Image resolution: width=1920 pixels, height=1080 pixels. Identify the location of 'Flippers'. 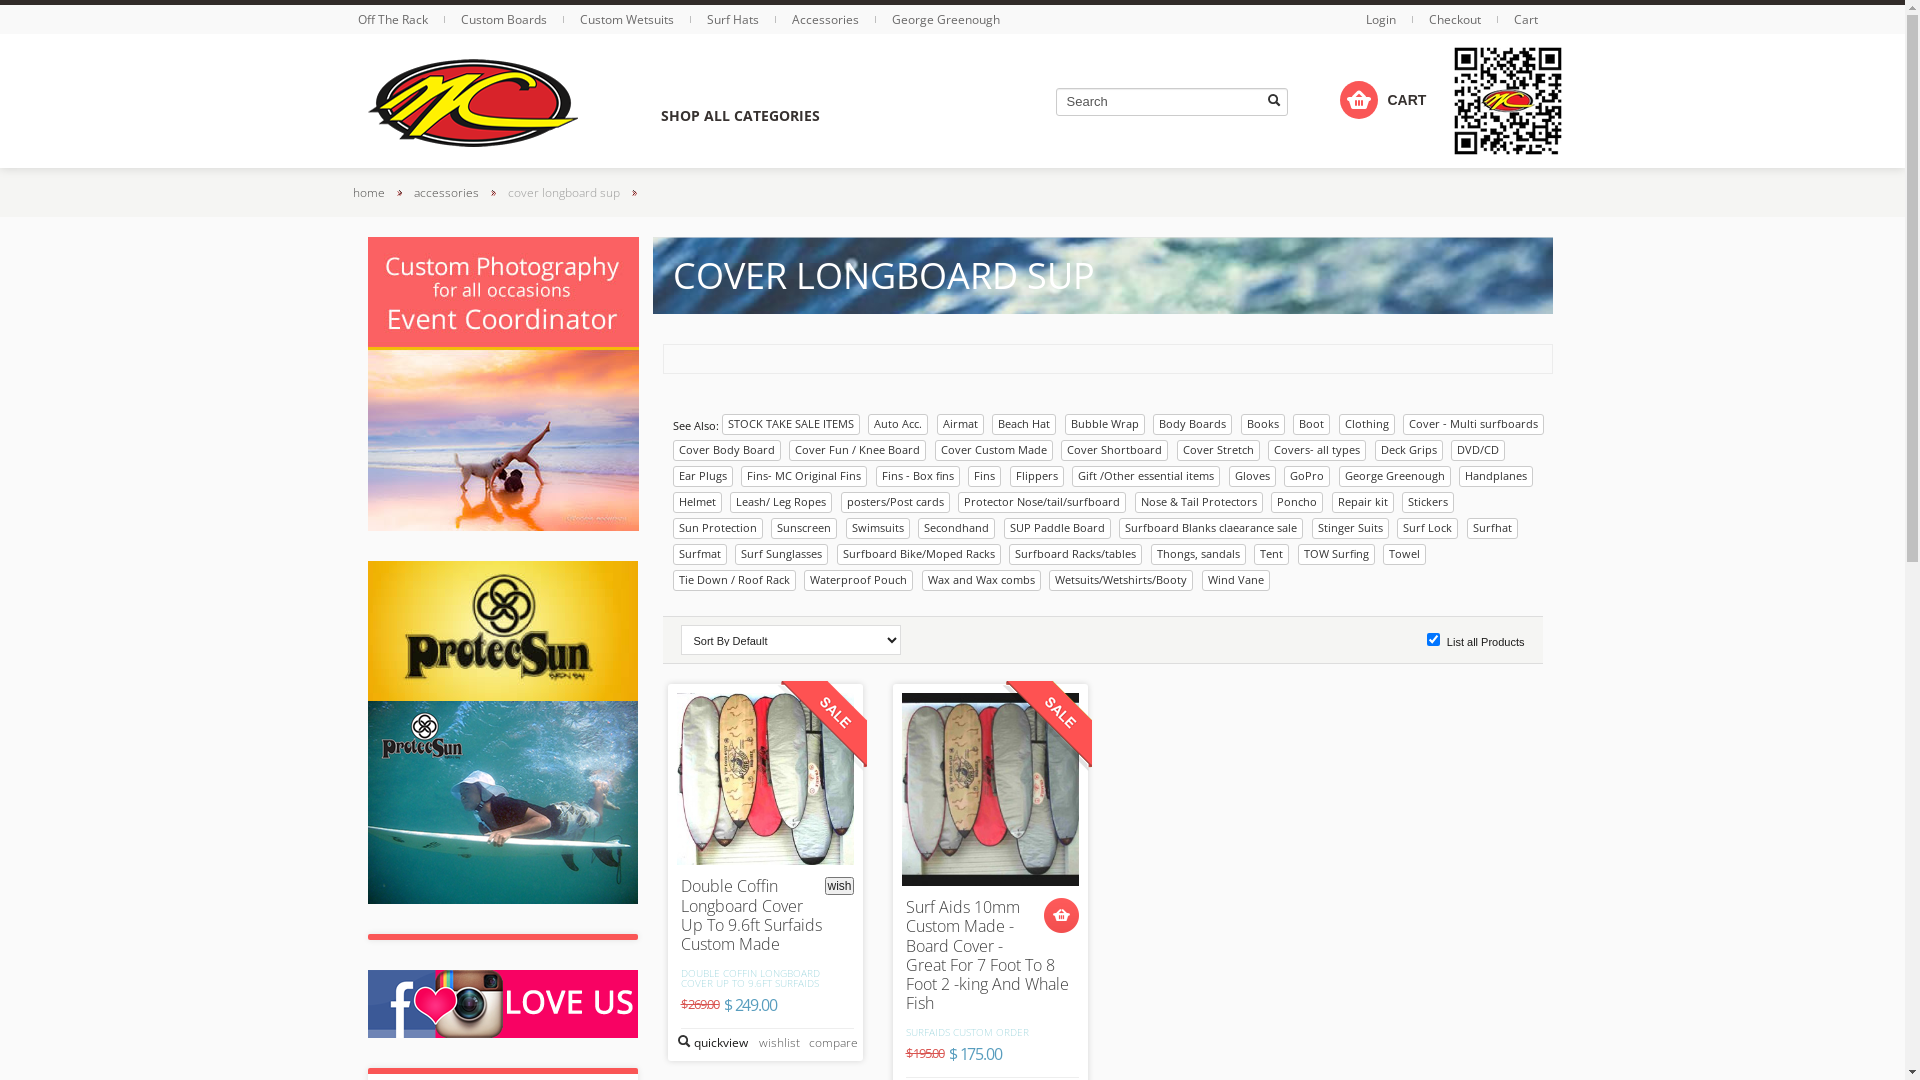
(1036, 476).